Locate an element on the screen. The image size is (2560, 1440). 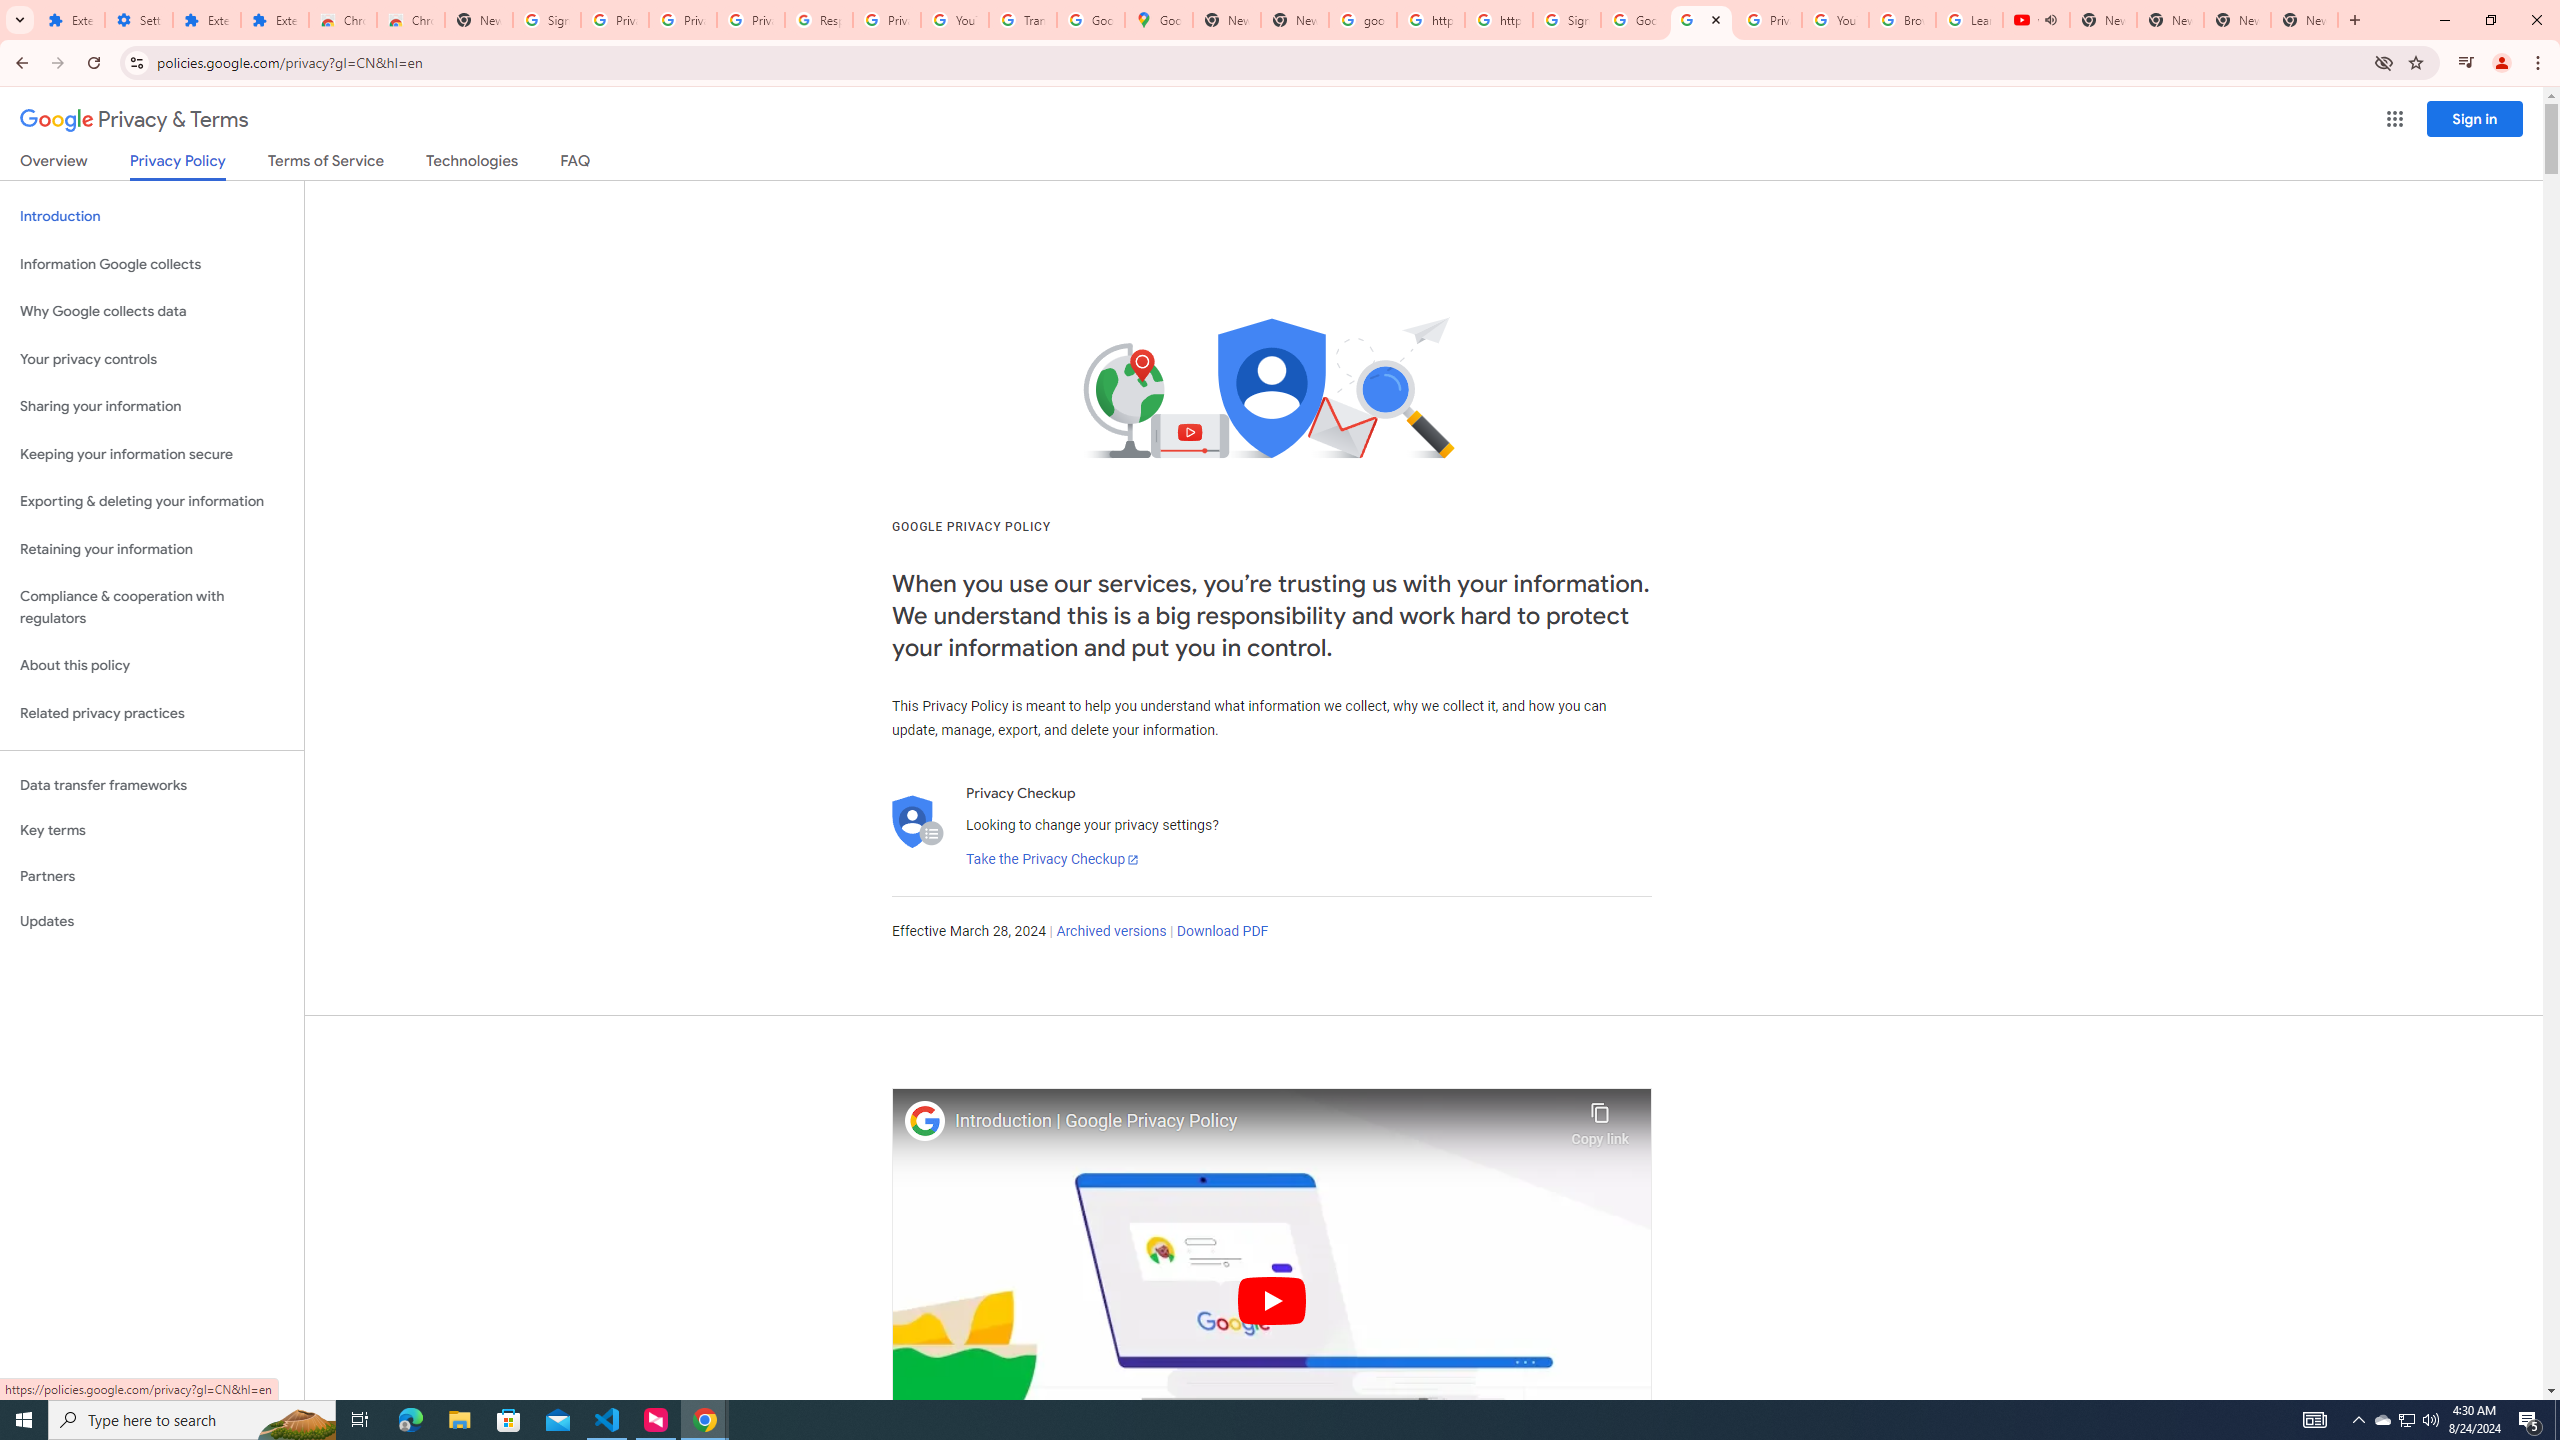
'Related privacy practices' is located at coordinates (151, 712).